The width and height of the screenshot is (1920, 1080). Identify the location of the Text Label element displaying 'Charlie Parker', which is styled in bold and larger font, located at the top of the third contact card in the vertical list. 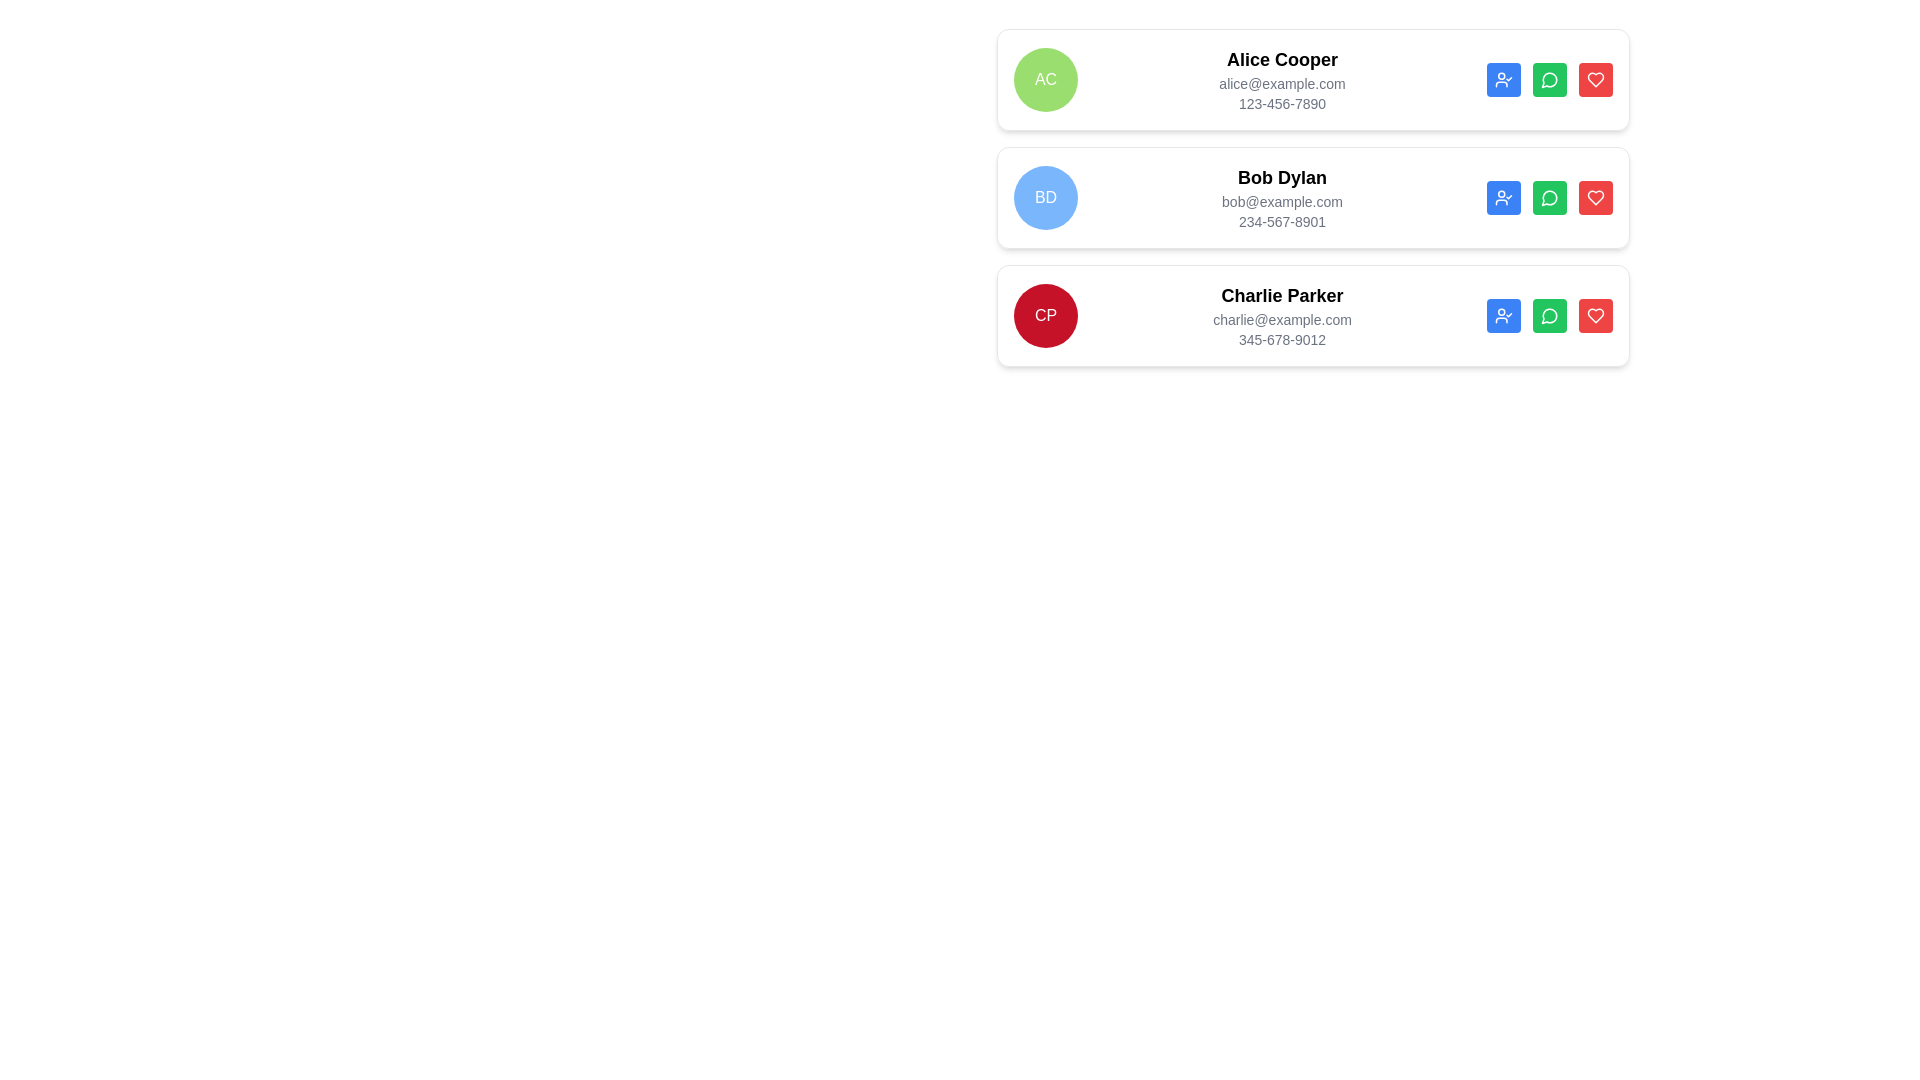
(1282, 296).